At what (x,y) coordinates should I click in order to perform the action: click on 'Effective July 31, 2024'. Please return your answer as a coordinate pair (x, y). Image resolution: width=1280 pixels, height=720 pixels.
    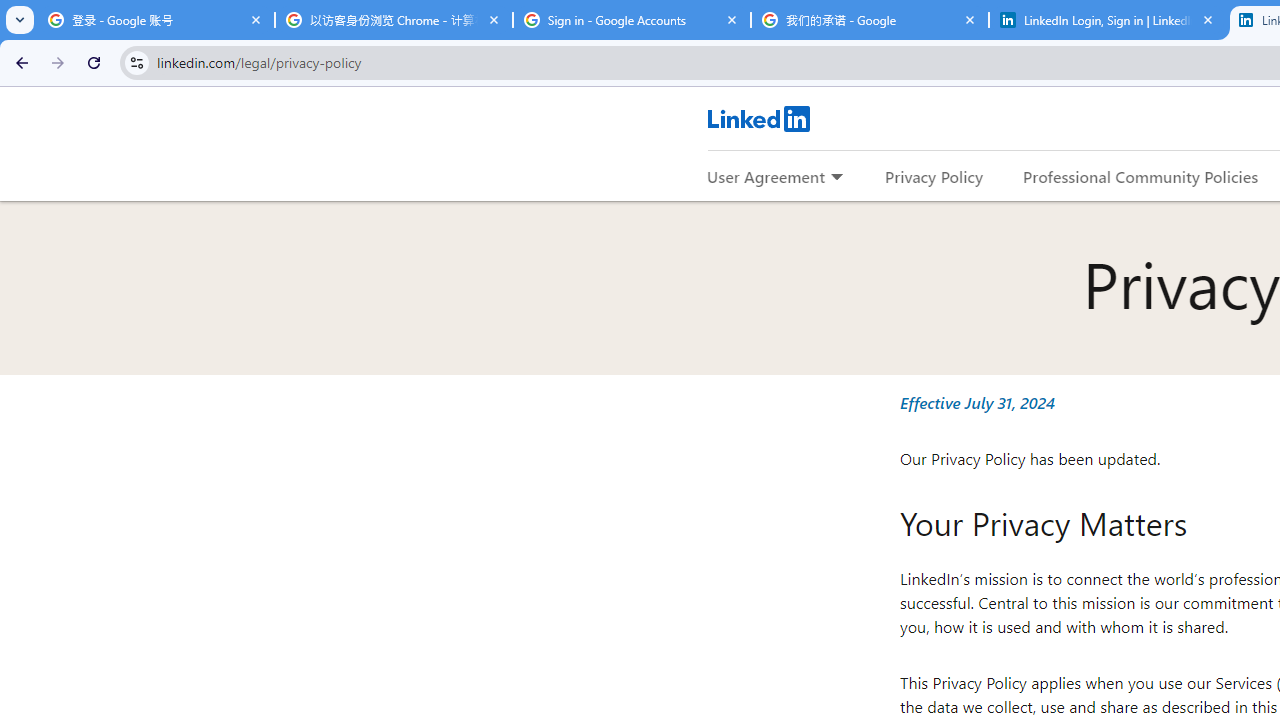
    Looking at the image, I should click on (977, 402).